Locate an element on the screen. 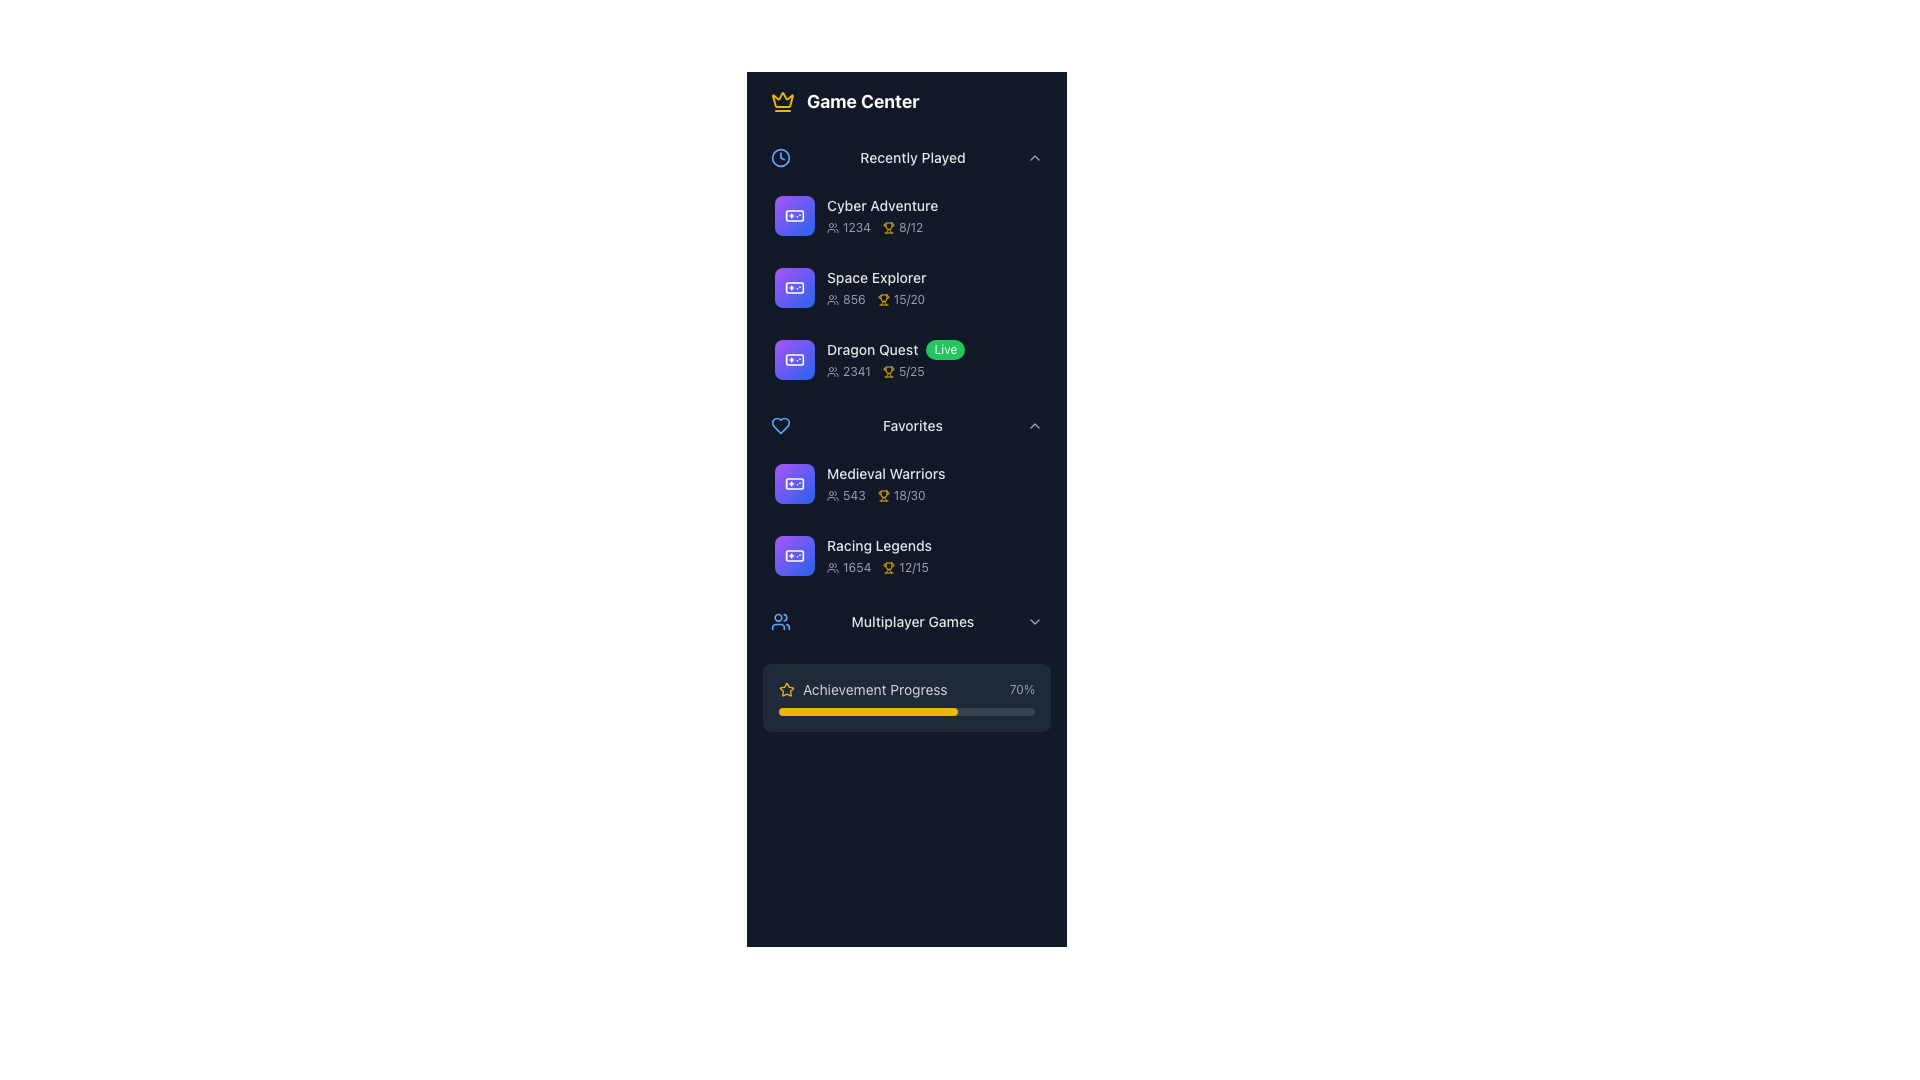 The width and height of the screenshot is (1920, 1080). the Static Text indicating the total number of players in the game 'Space Explorer', which is located next to the user group icon in the 'Recently Played' section is located at coordinates (854, 300).